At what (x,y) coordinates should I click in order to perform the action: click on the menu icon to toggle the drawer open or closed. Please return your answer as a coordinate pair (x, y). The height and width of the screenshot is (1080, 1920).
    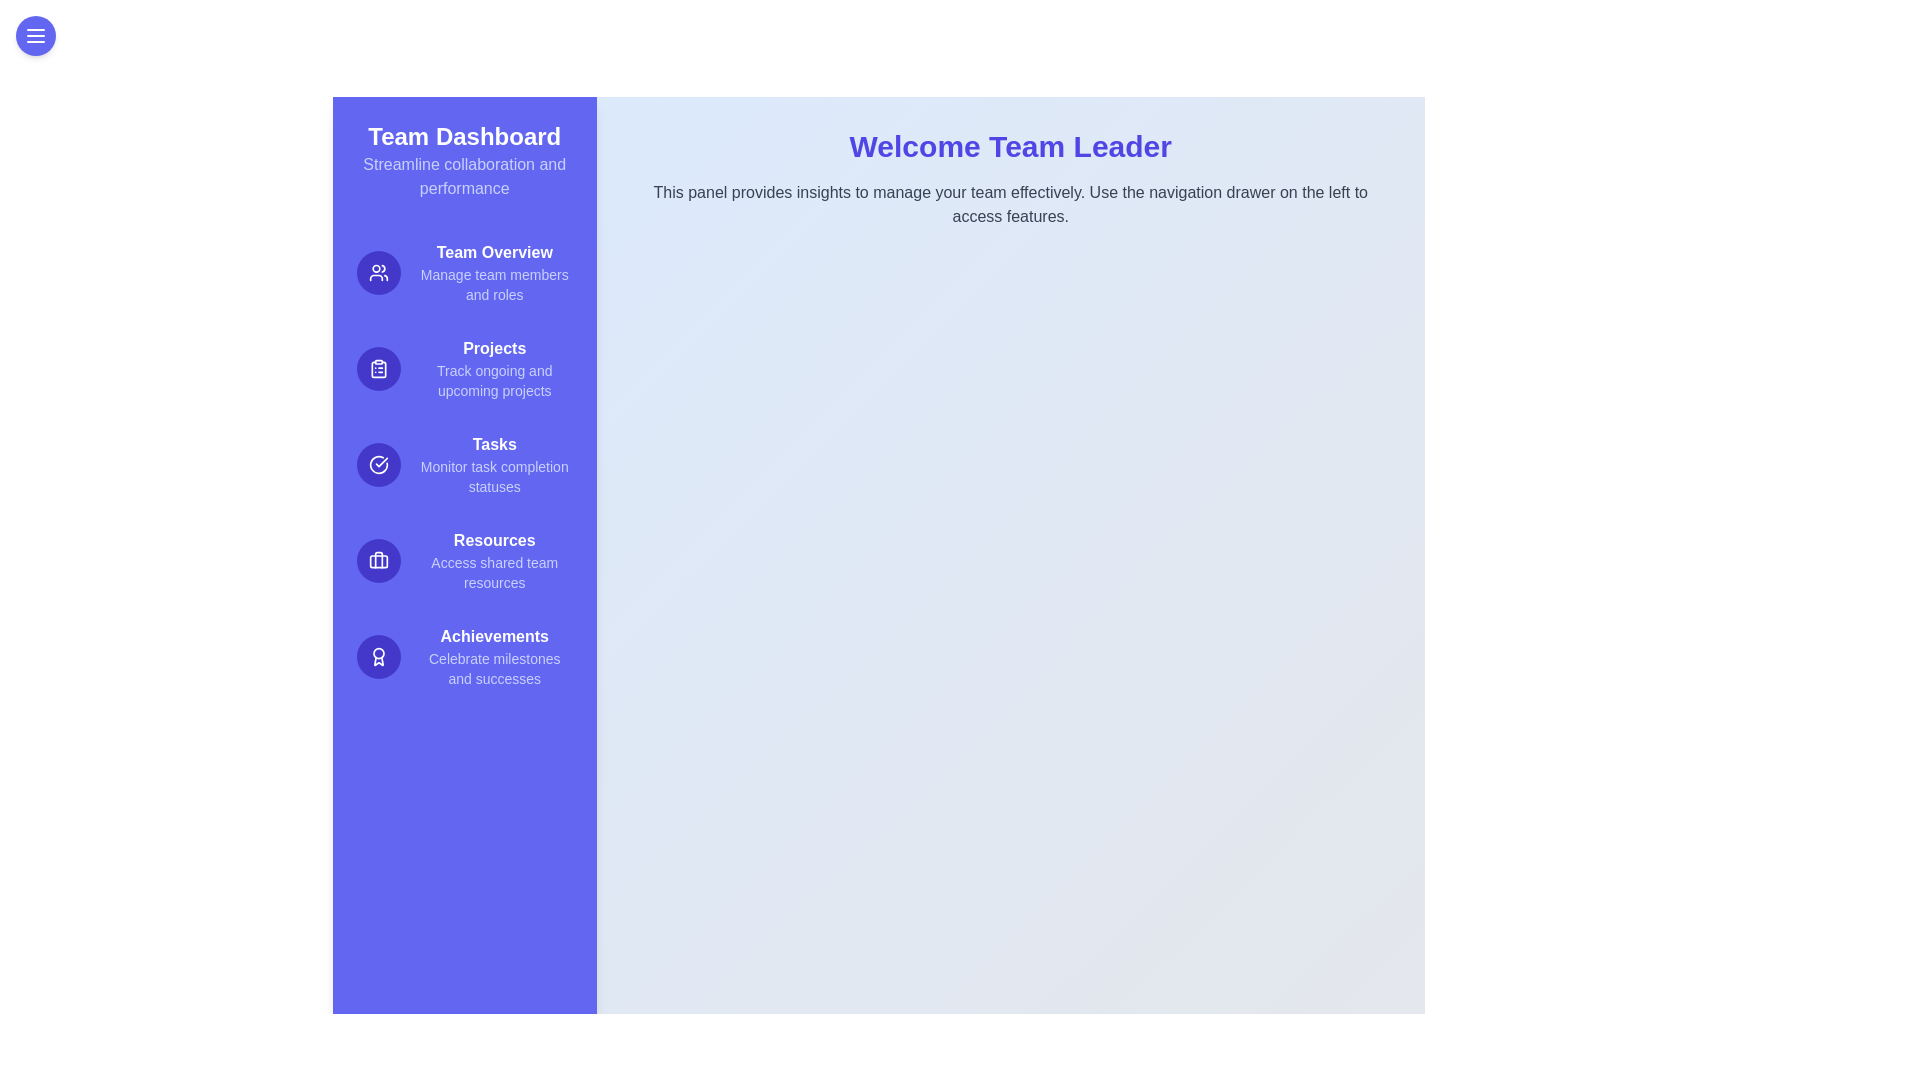
    Looking at the image, I should click on (35, 35).